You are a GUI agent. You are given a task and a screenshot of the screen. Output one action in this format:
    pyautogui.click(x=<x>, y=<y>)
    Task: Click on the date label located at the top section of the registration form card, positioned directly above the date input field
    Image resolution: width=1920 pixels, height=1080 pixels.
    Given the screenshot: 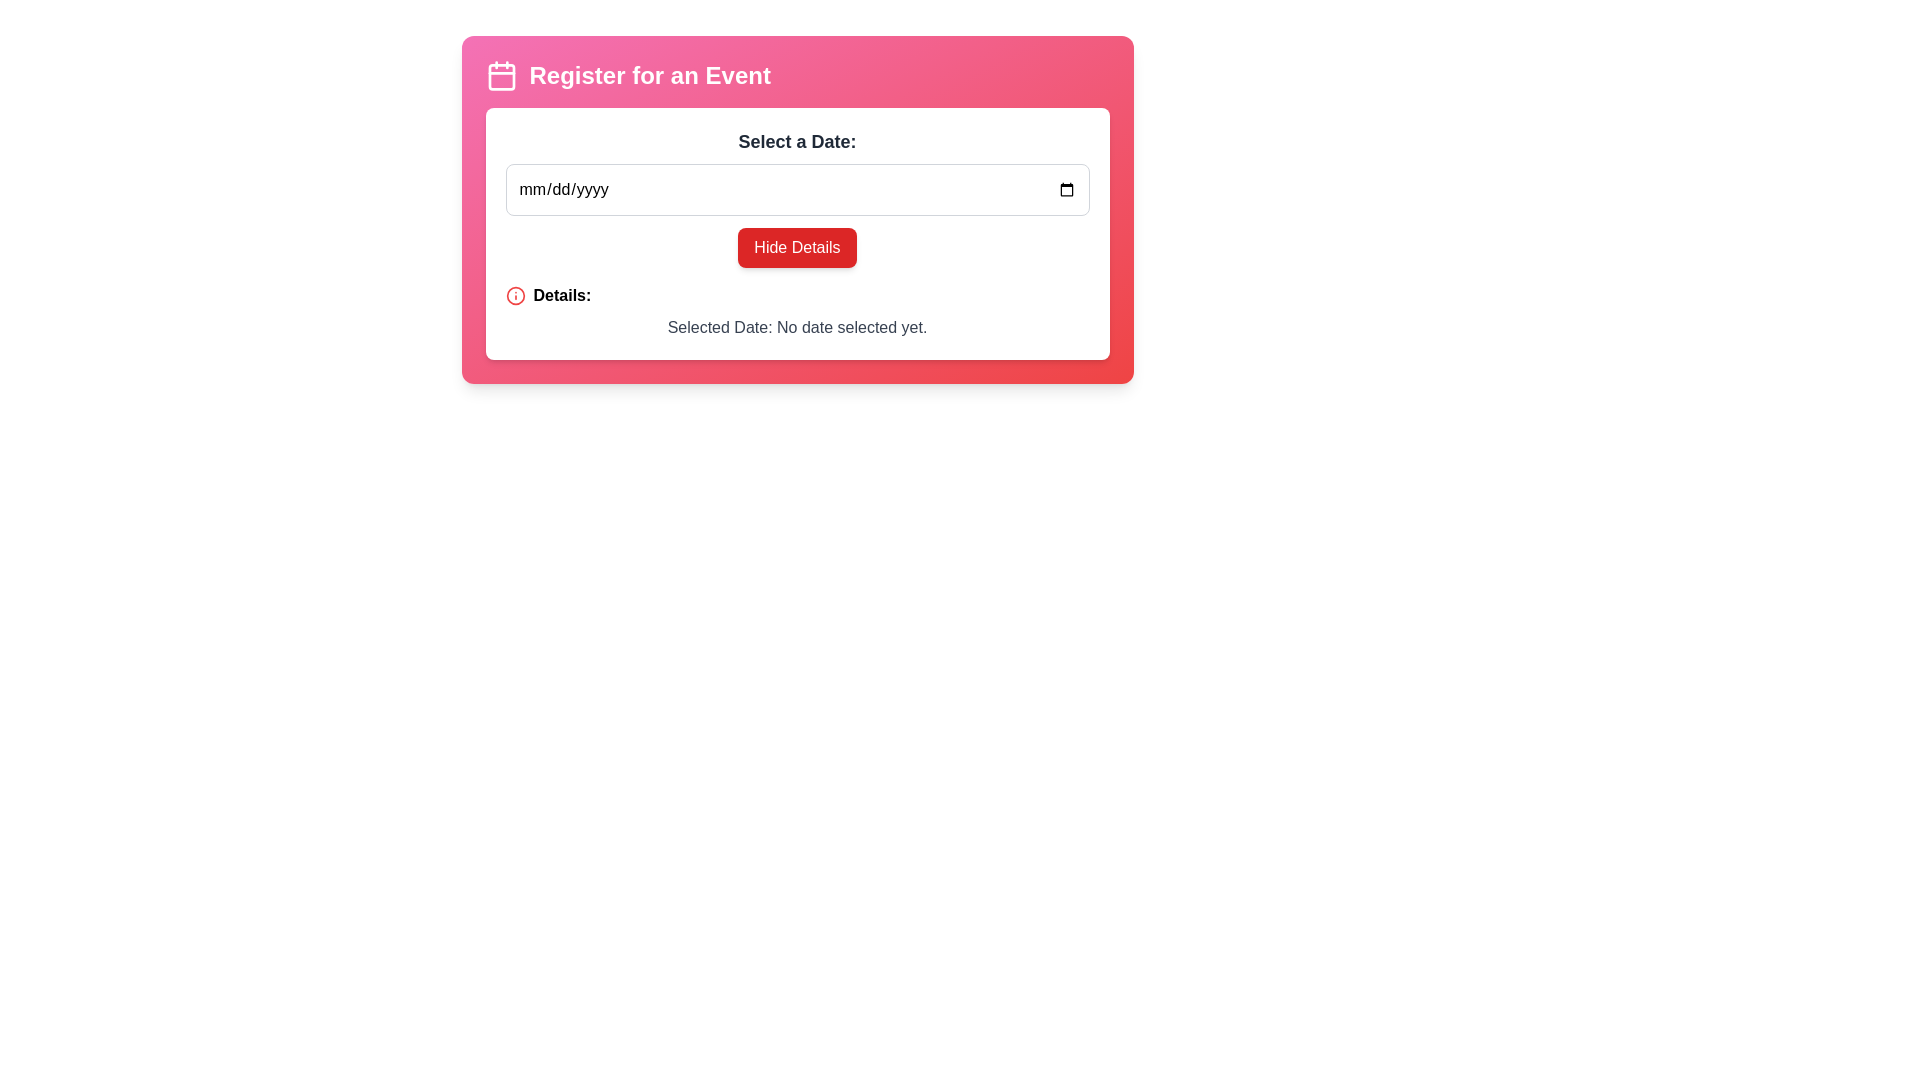 What is the action you would take?
    pyautogui.click(x=796, y=141)
    